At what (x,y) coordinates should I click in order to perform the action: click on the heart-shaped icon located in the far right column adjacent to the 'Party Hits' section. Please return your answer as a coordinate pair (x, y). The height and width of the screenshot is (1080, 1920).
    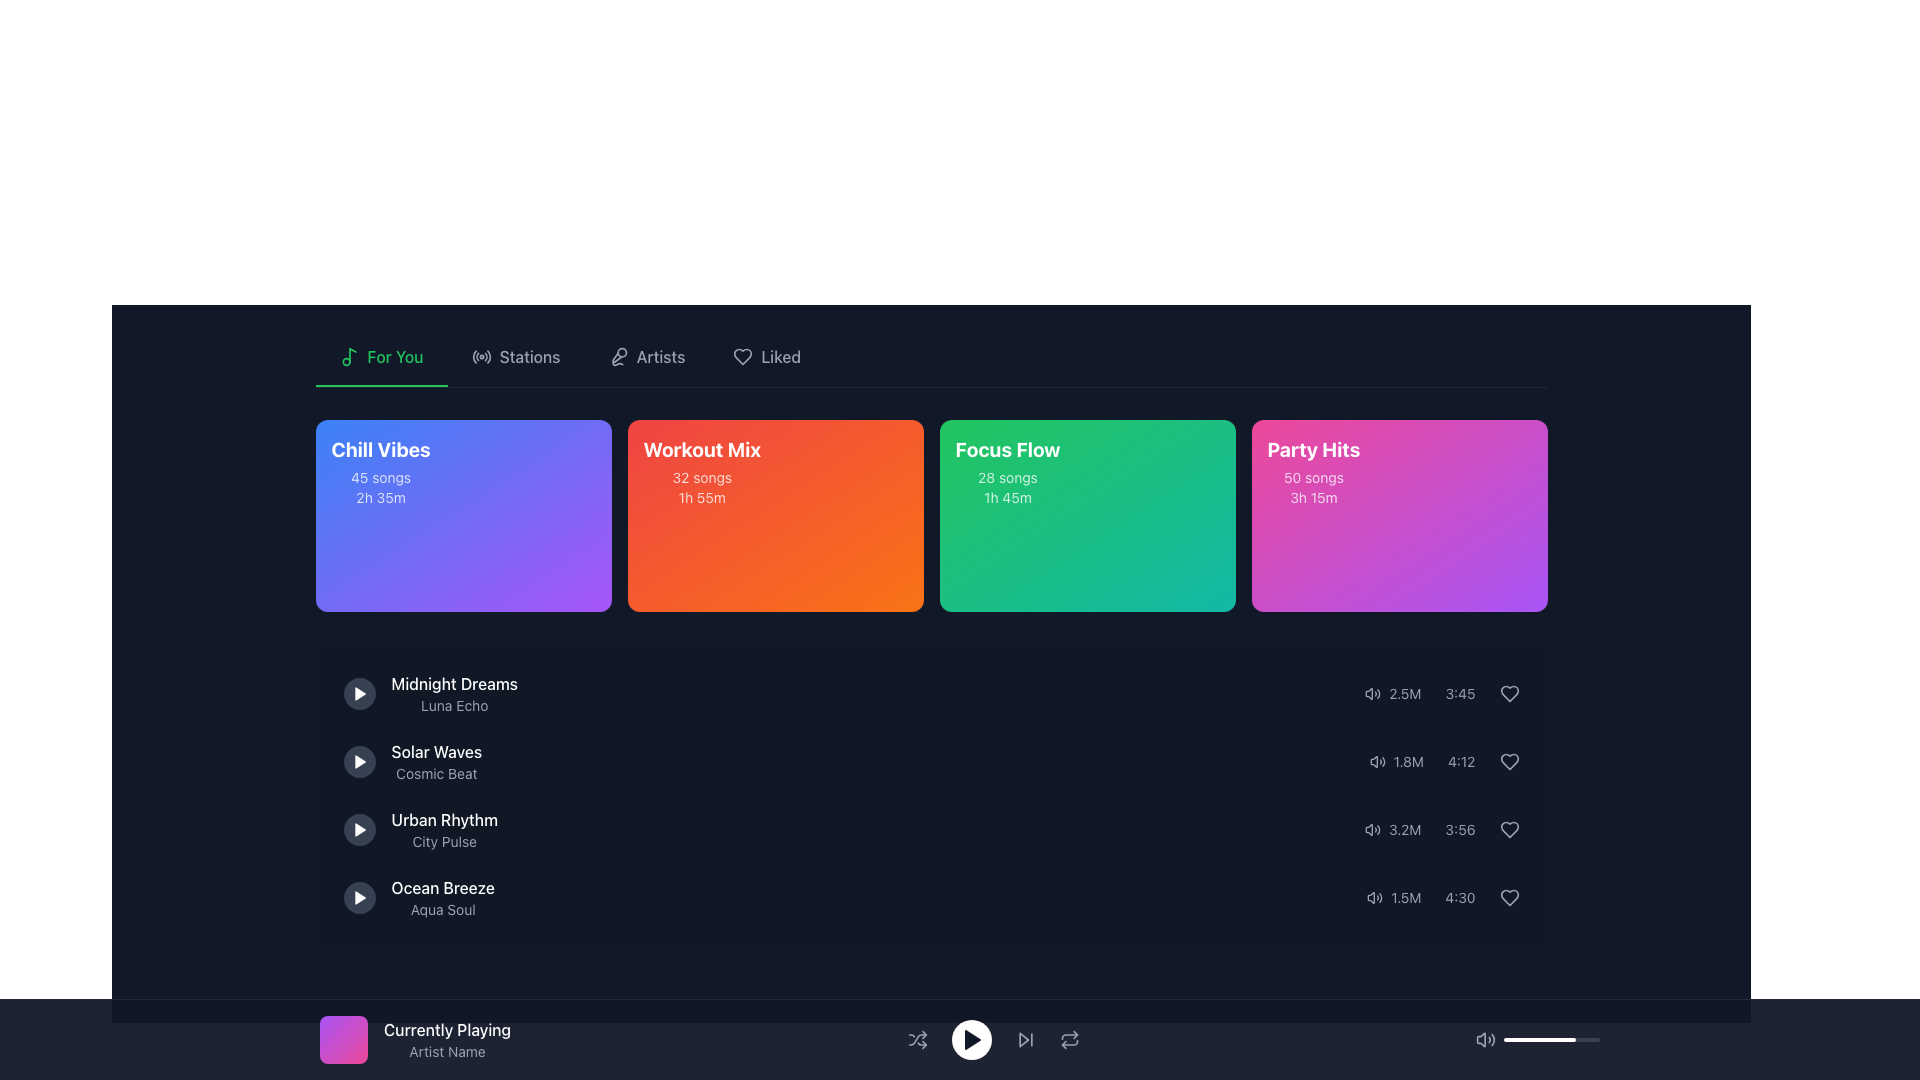
    Looking at the image, I should click on (1509, 693).